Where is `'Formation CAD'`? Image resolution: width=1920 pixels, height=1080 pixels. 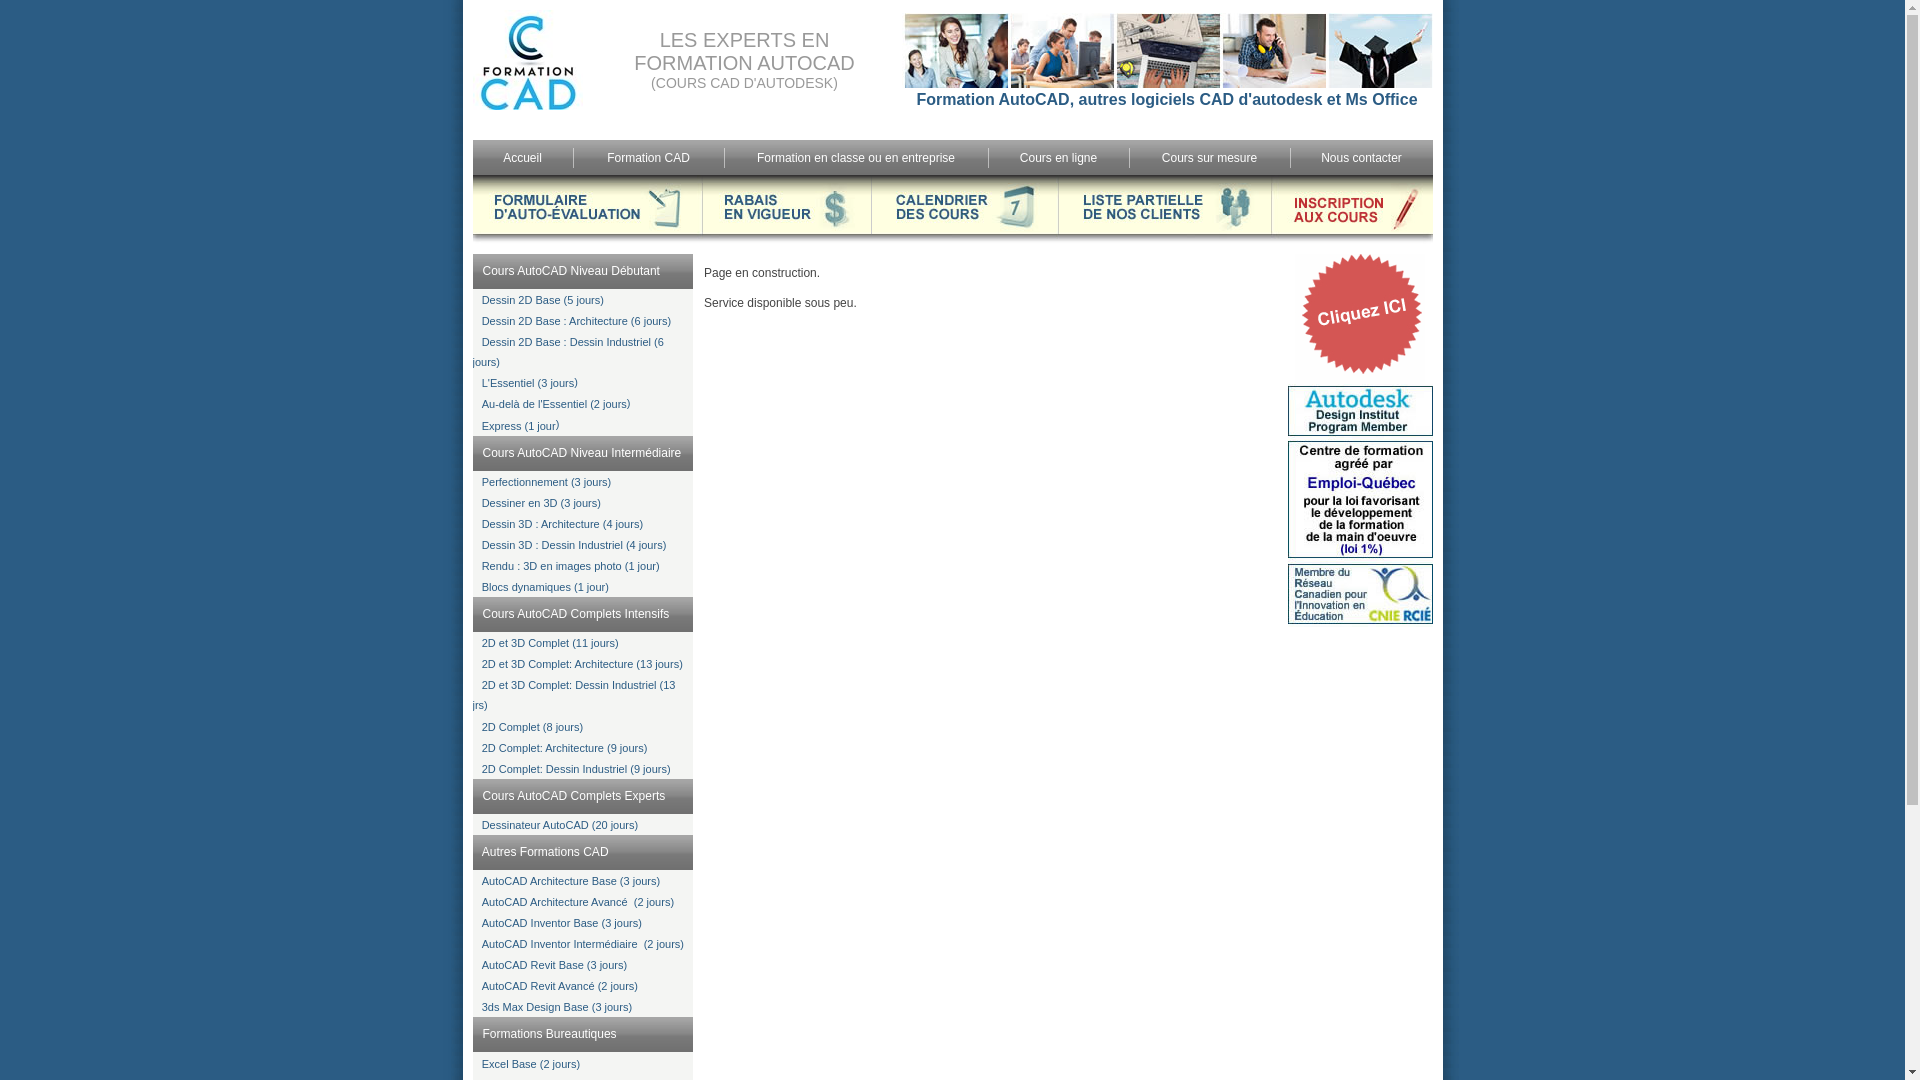 'Formation CAD' is located at coordinates (648, 156).